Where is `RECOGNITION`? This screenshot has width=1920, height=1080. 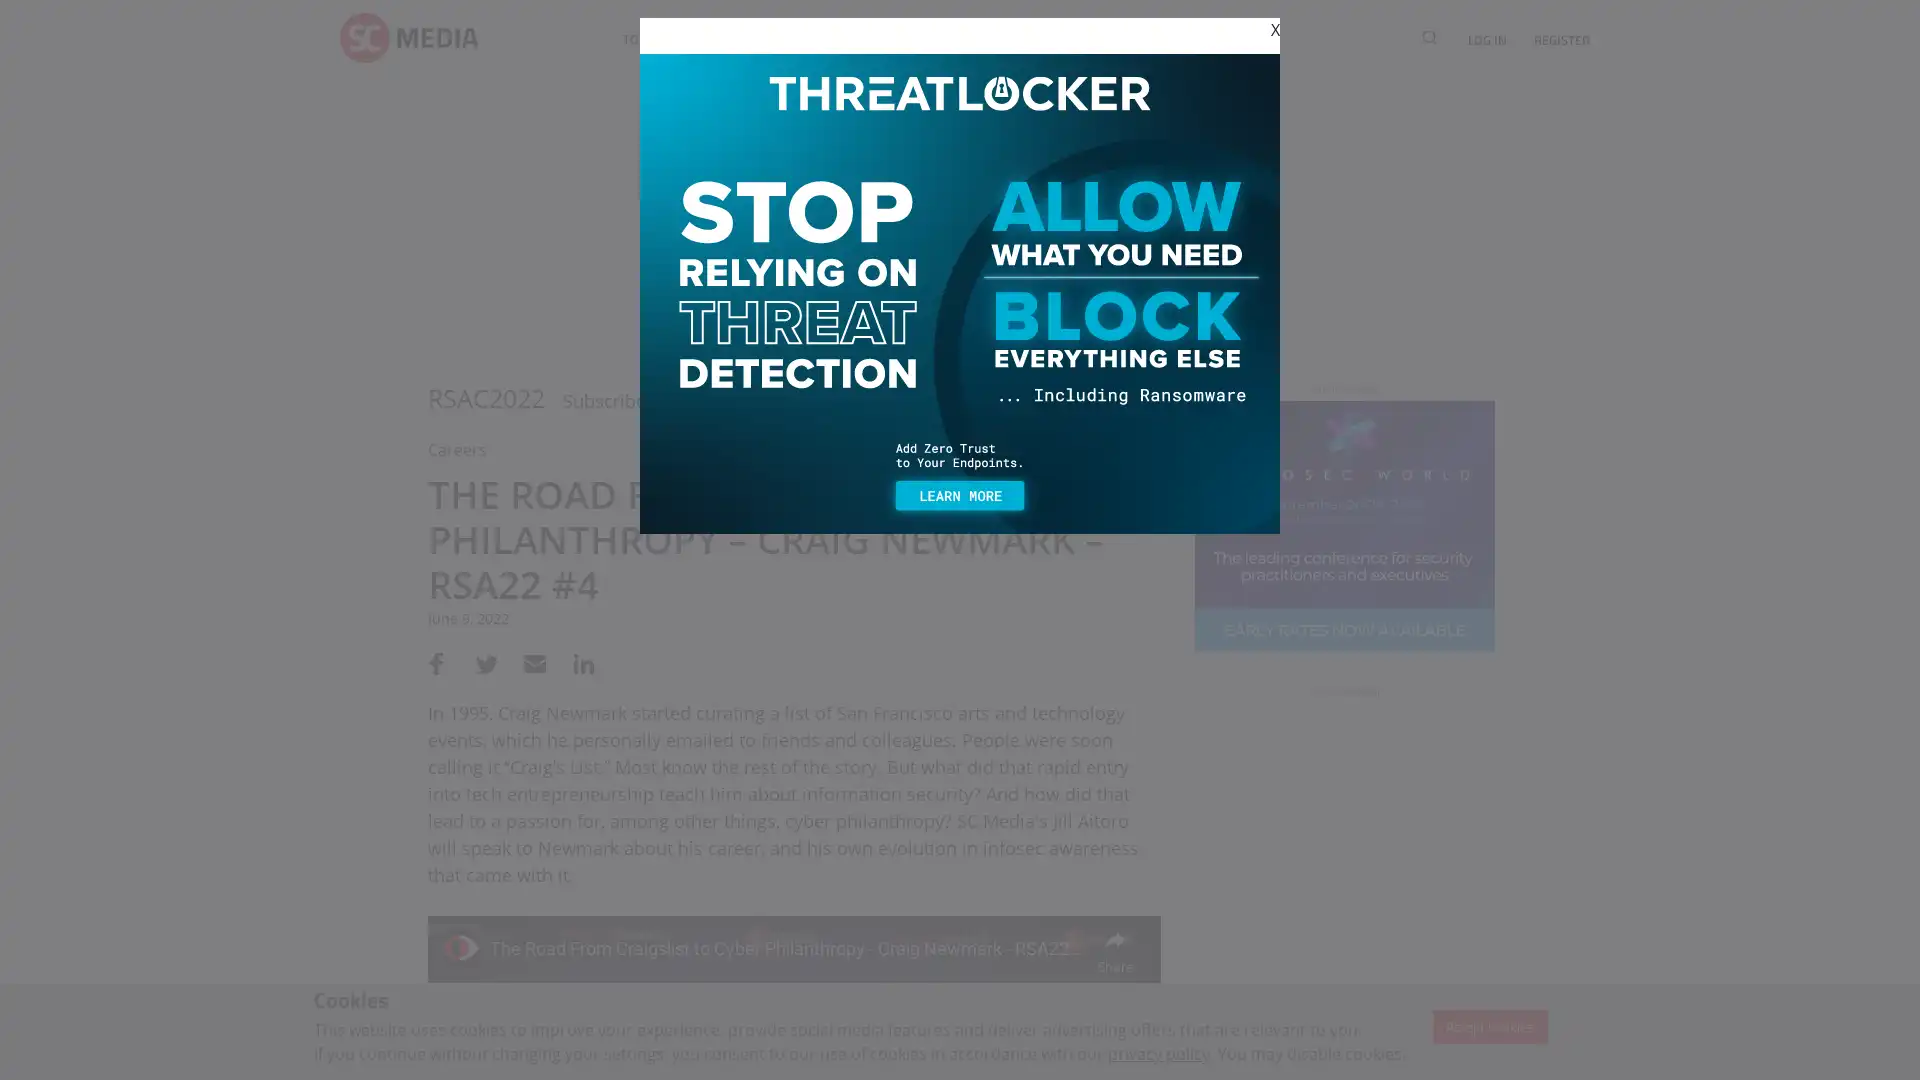
RECOGNITION is located at coordinates (1103, 39).